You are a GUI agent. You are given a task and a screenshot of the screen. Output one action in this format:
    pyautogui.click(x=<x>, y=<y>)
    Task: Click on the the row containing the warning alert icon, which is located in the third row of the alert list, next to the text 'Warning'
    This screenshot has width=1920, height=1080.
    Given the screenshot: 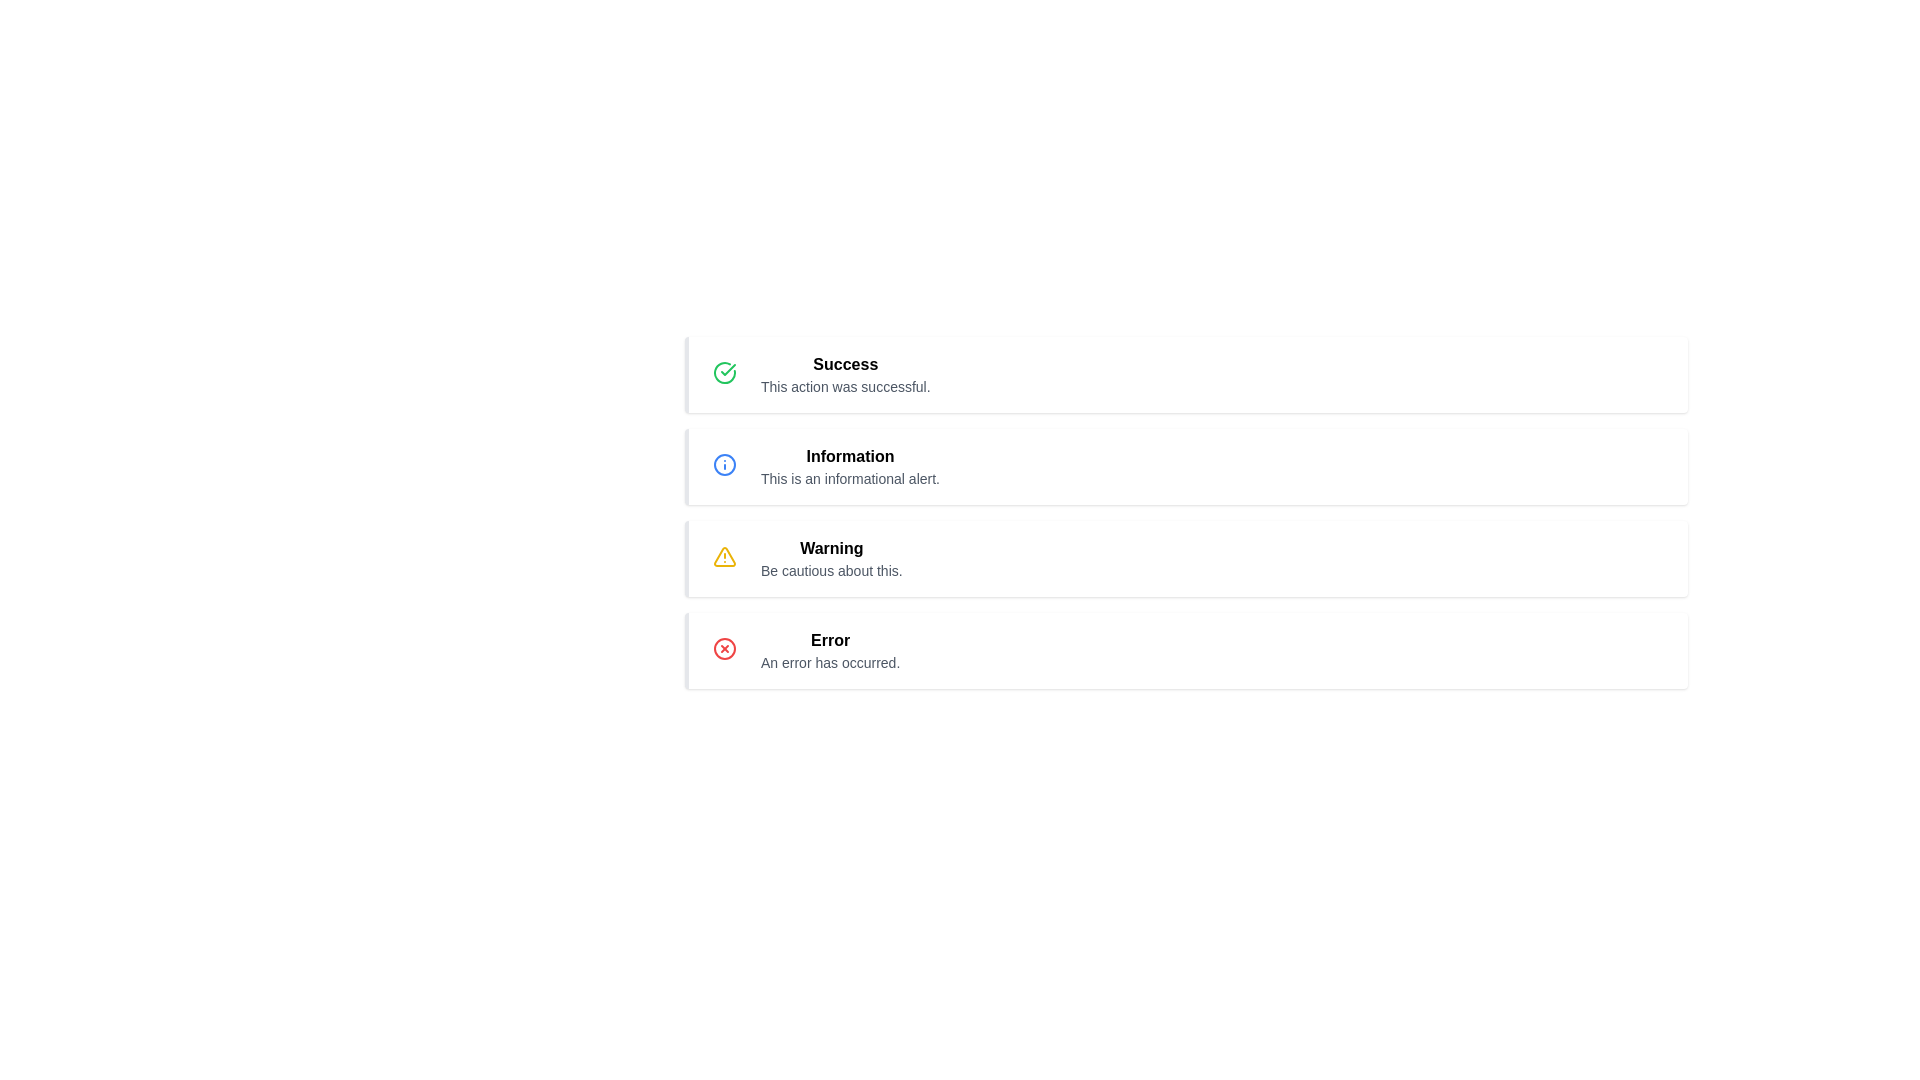 What is the action you would take?
    pyautogui.click(x=723, y=556)
    